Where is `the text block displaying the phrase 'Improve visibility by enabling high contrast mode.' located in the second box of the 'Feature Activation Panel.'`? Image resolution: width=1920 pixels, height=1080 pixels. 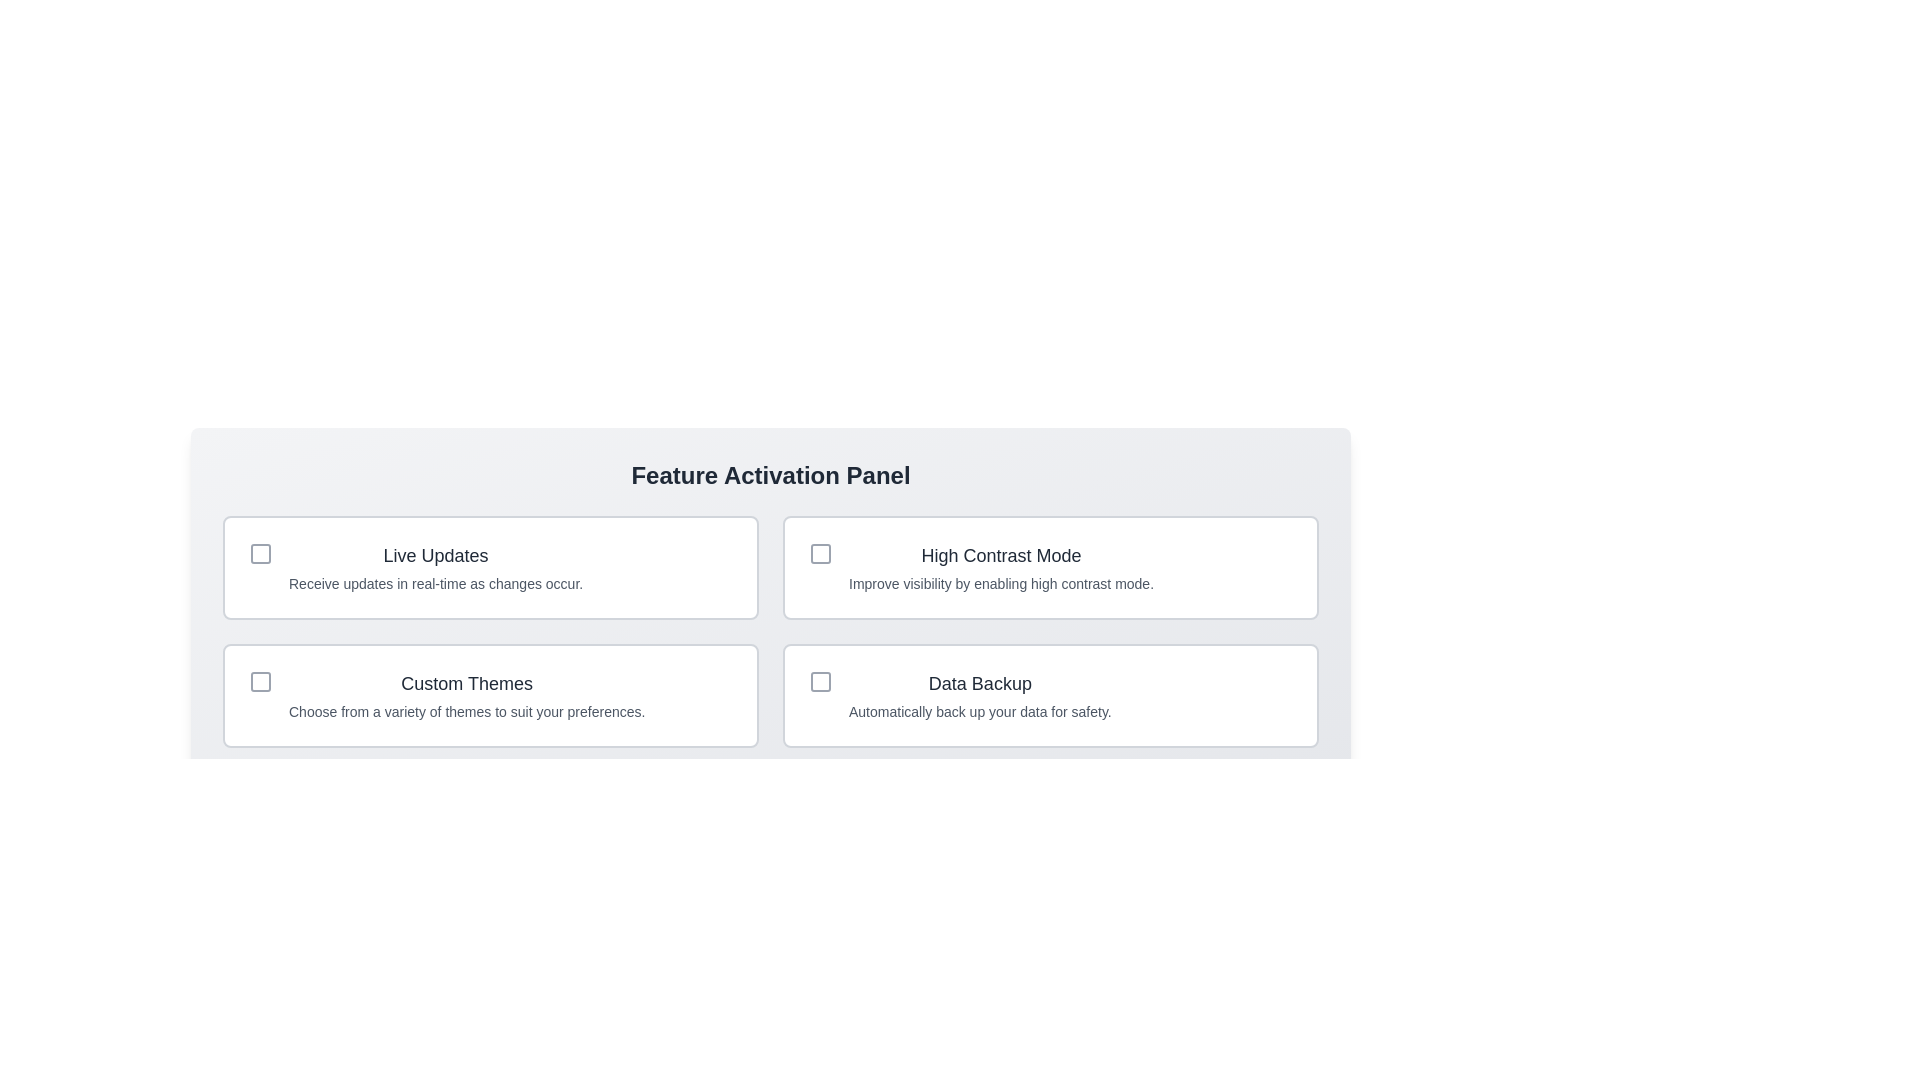 the text block displaying the phrase 'Improve visibility by enabling high contrast mode.' located in the second box of the 'Feature Activation Panel.' is located at coordinates (1001, 583).